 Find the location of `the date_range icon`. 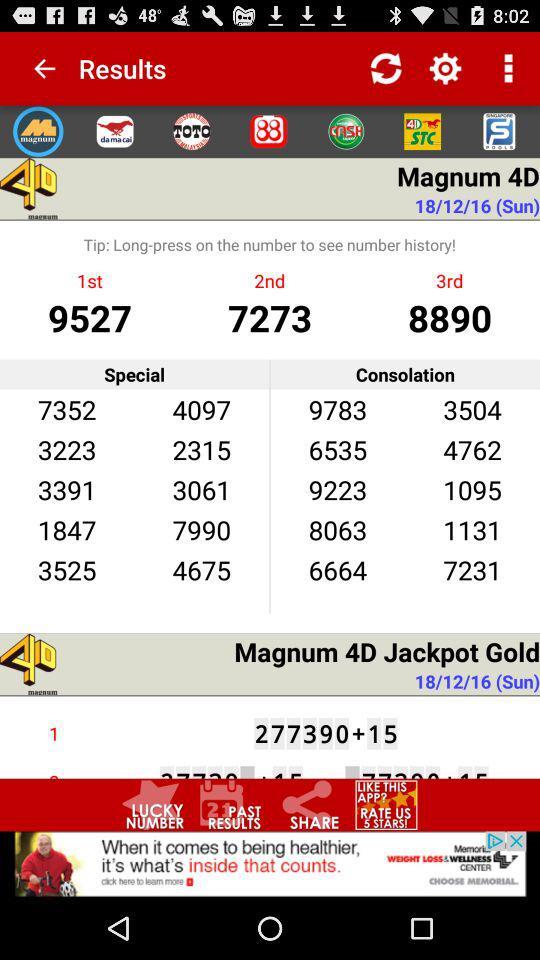

the date_range icon is located at coordinates (230, 860).